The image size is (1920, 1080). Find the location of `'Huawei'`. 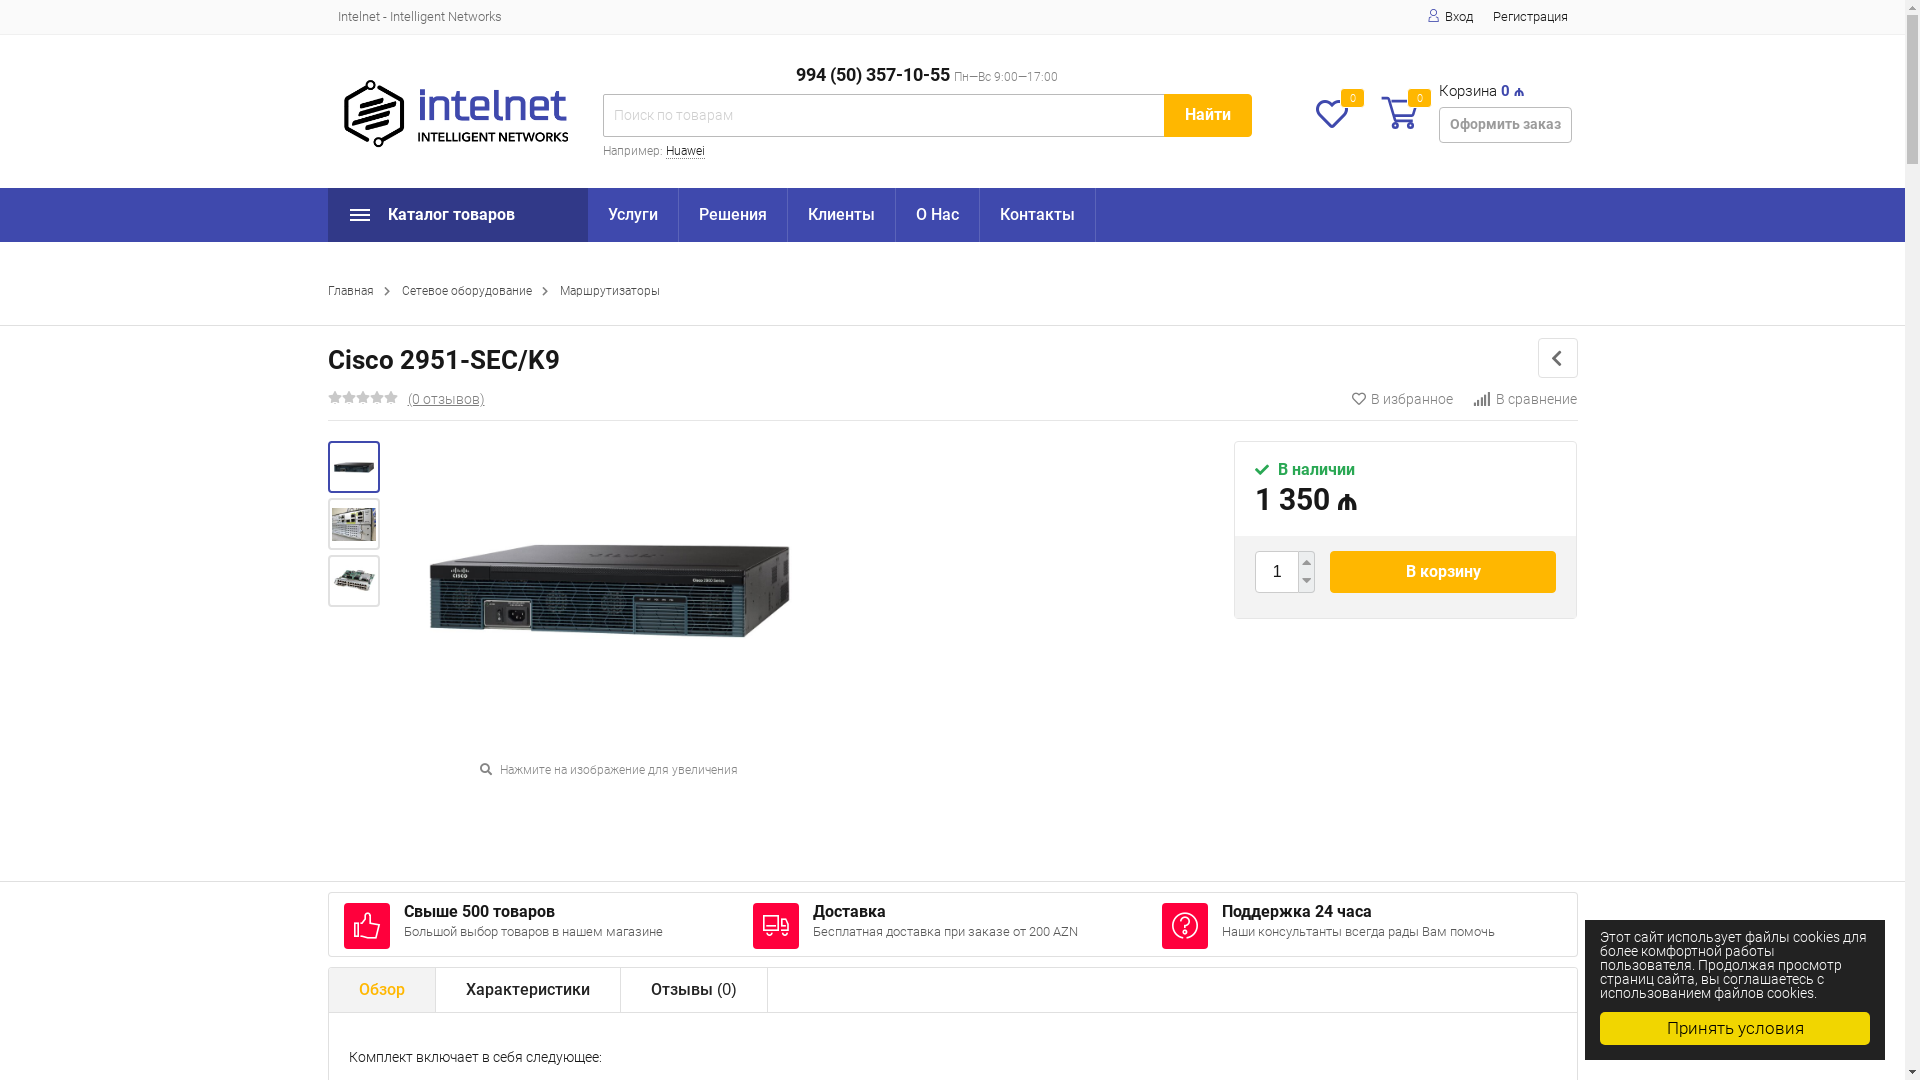

'Huawei' is located at coordinates (685, 150).